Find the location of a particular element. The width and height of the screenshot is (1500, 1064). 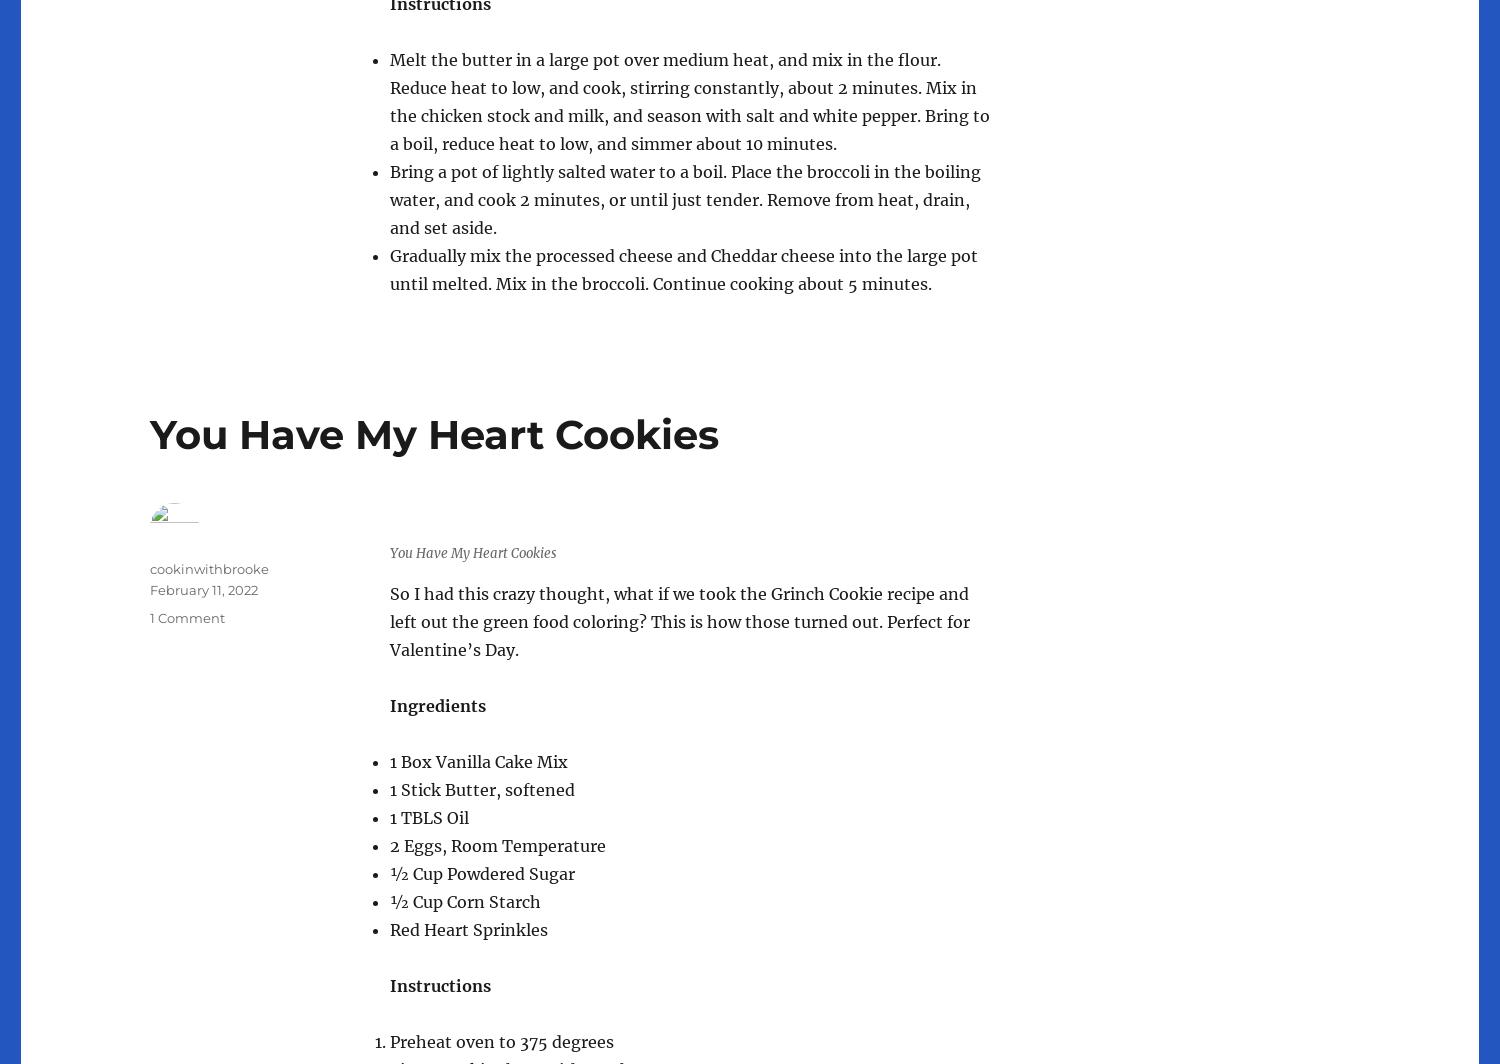

'½ Cup Corn Starch' is located at coordinates (464, 900).